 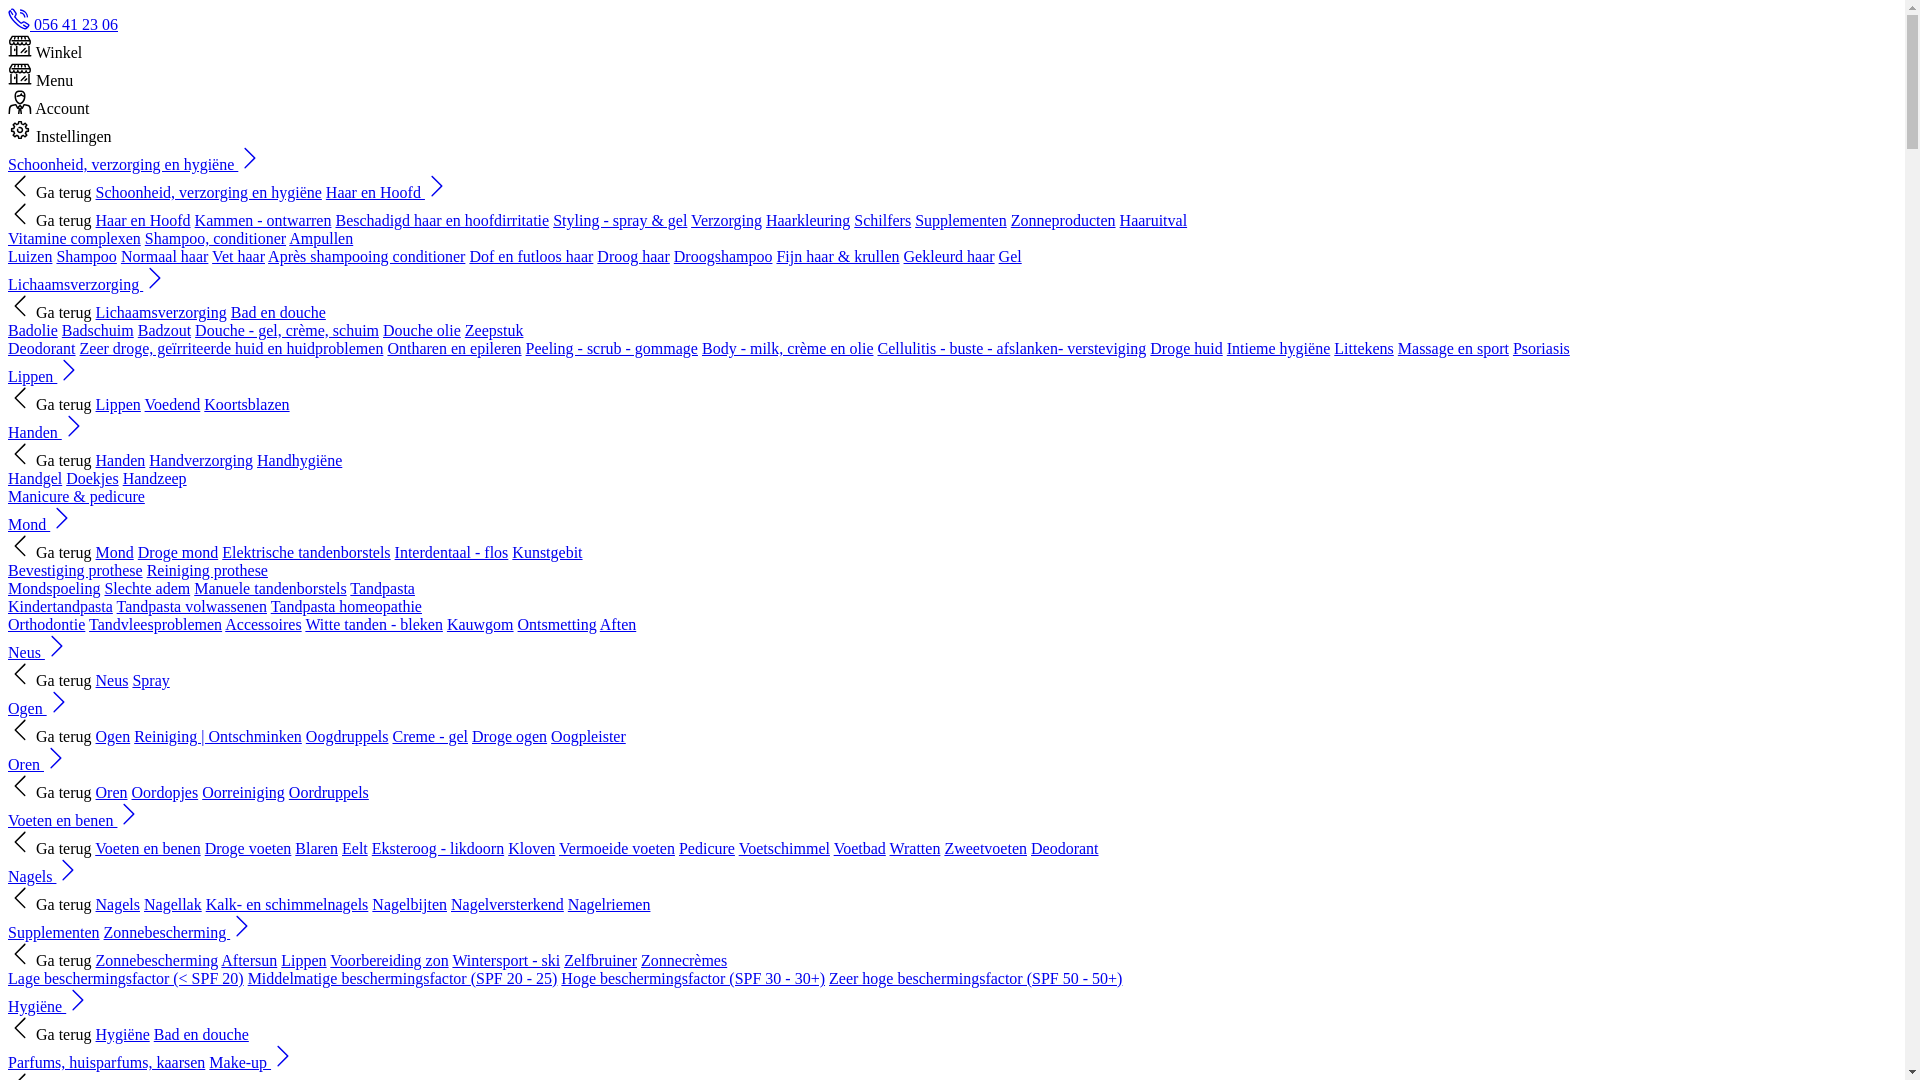 I want to click on 'Zelfbruiner', so click(x=599, y=959).